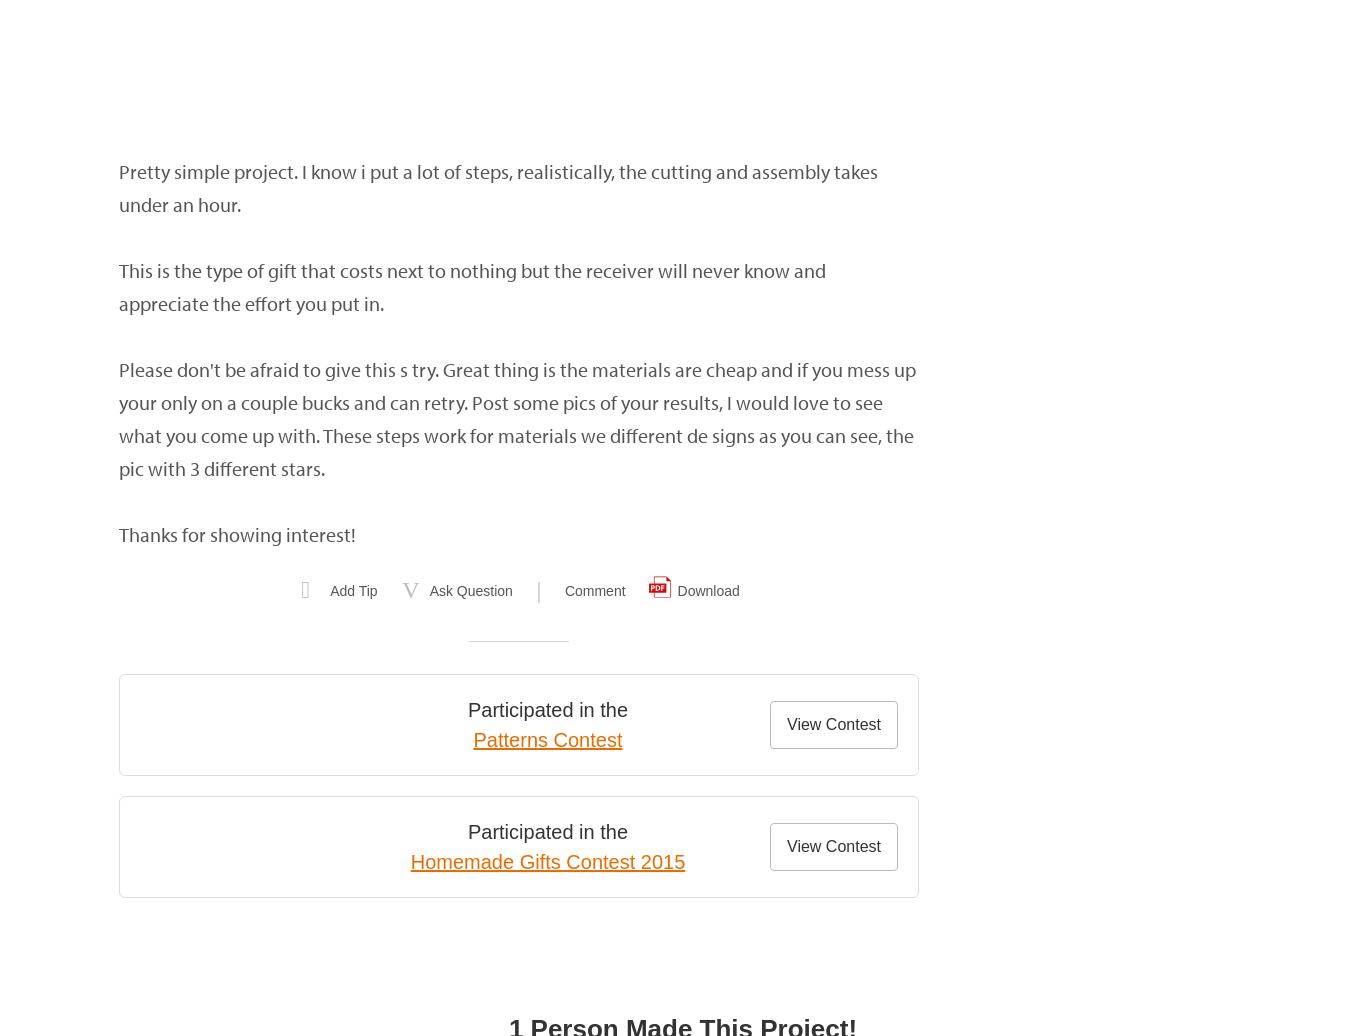 The image size is (1366, 1036). Describe the element at coordinates (428, 591) in the screenshot. I see `'Ask Question'` at that location.